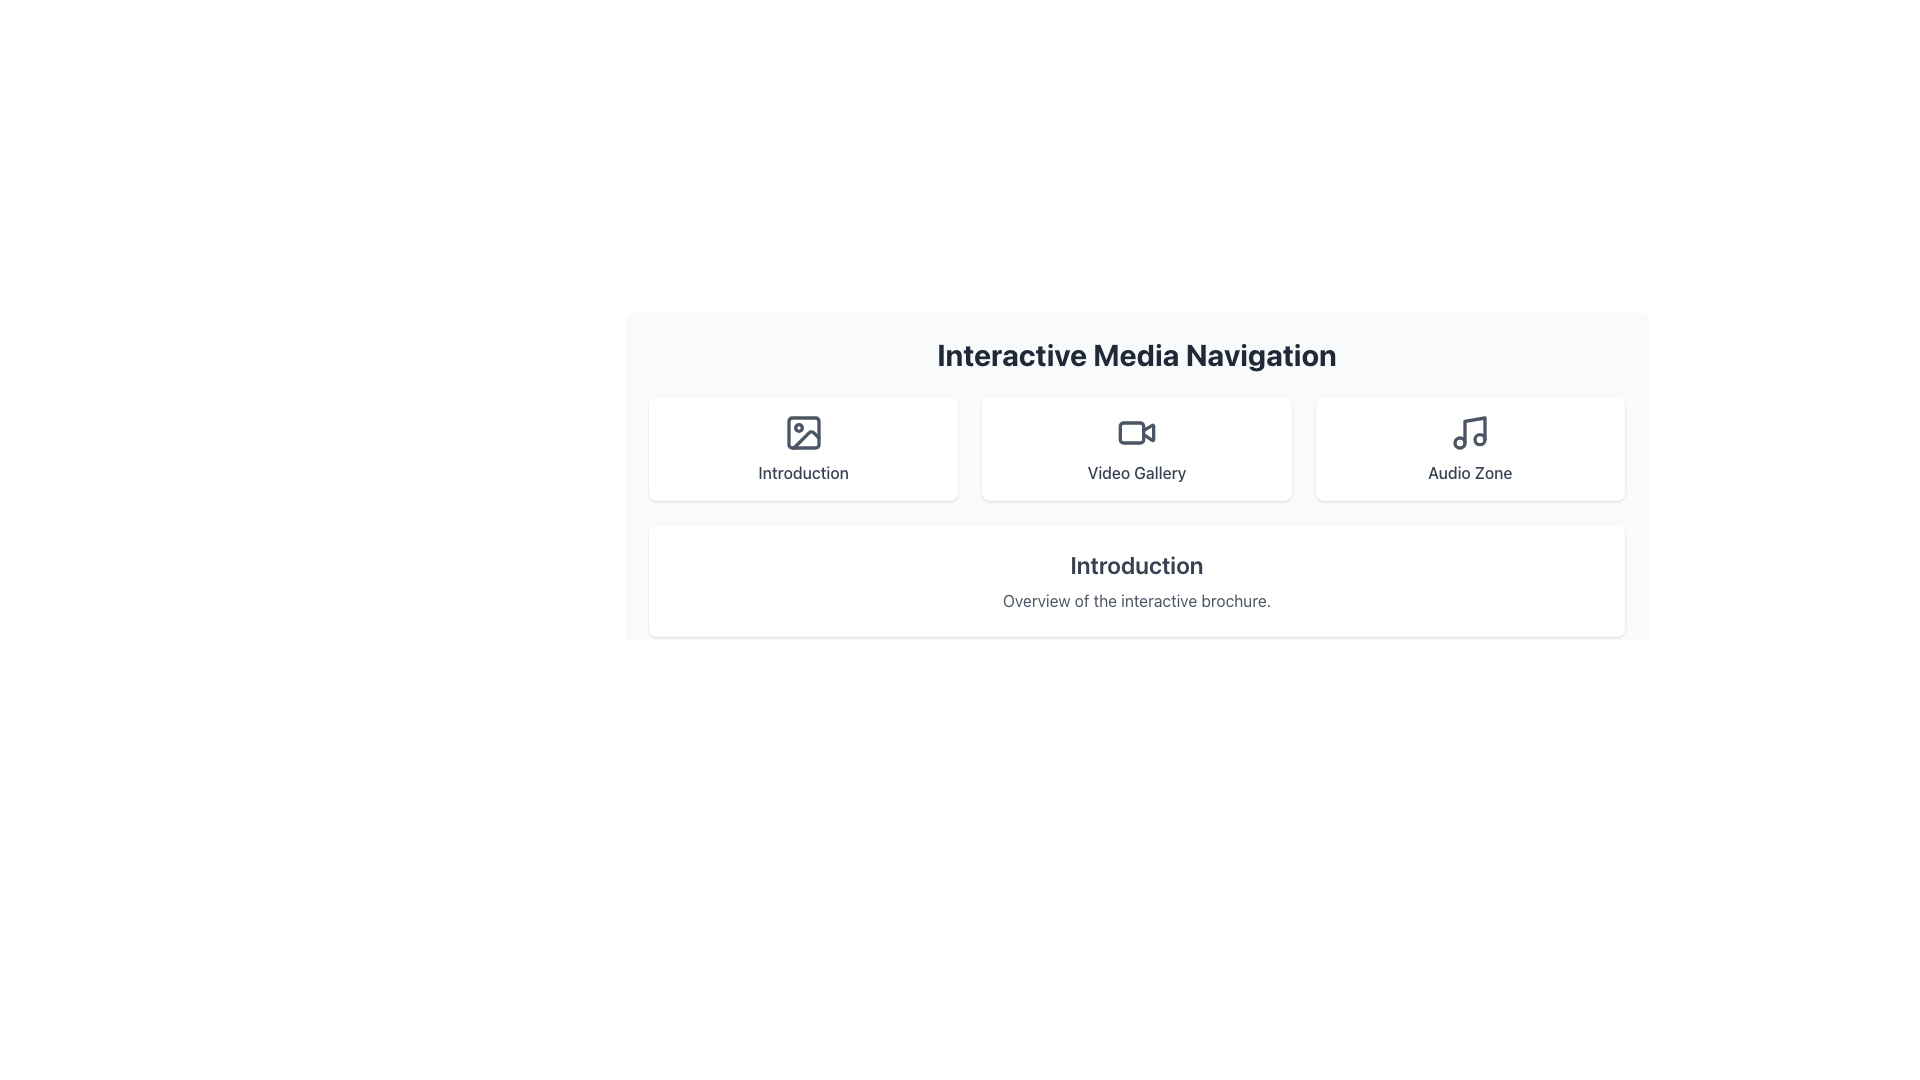 The width and height of the screenshot is (1920, 1080). What do you see at coordinates (1470, 431) in the screenshot?
I see `the 'Audio Zone' icon, which is located at the top center of the 'Audio Zone' card, positioned above the text 'Audio Zone'` at bounding box center [1470, 431].